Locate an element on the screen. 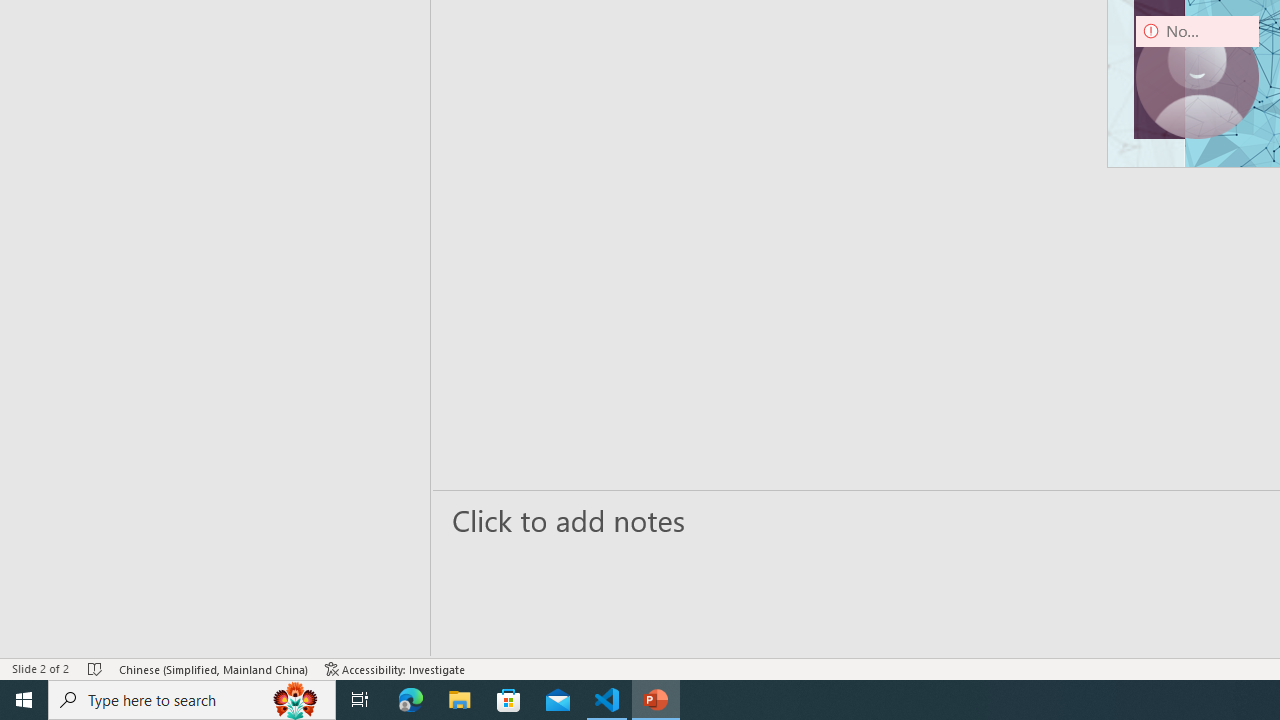 This screenshot has height=720, width=1280. 'Visual Studio Code - 1 running window' is located at coordinates (606, 698).